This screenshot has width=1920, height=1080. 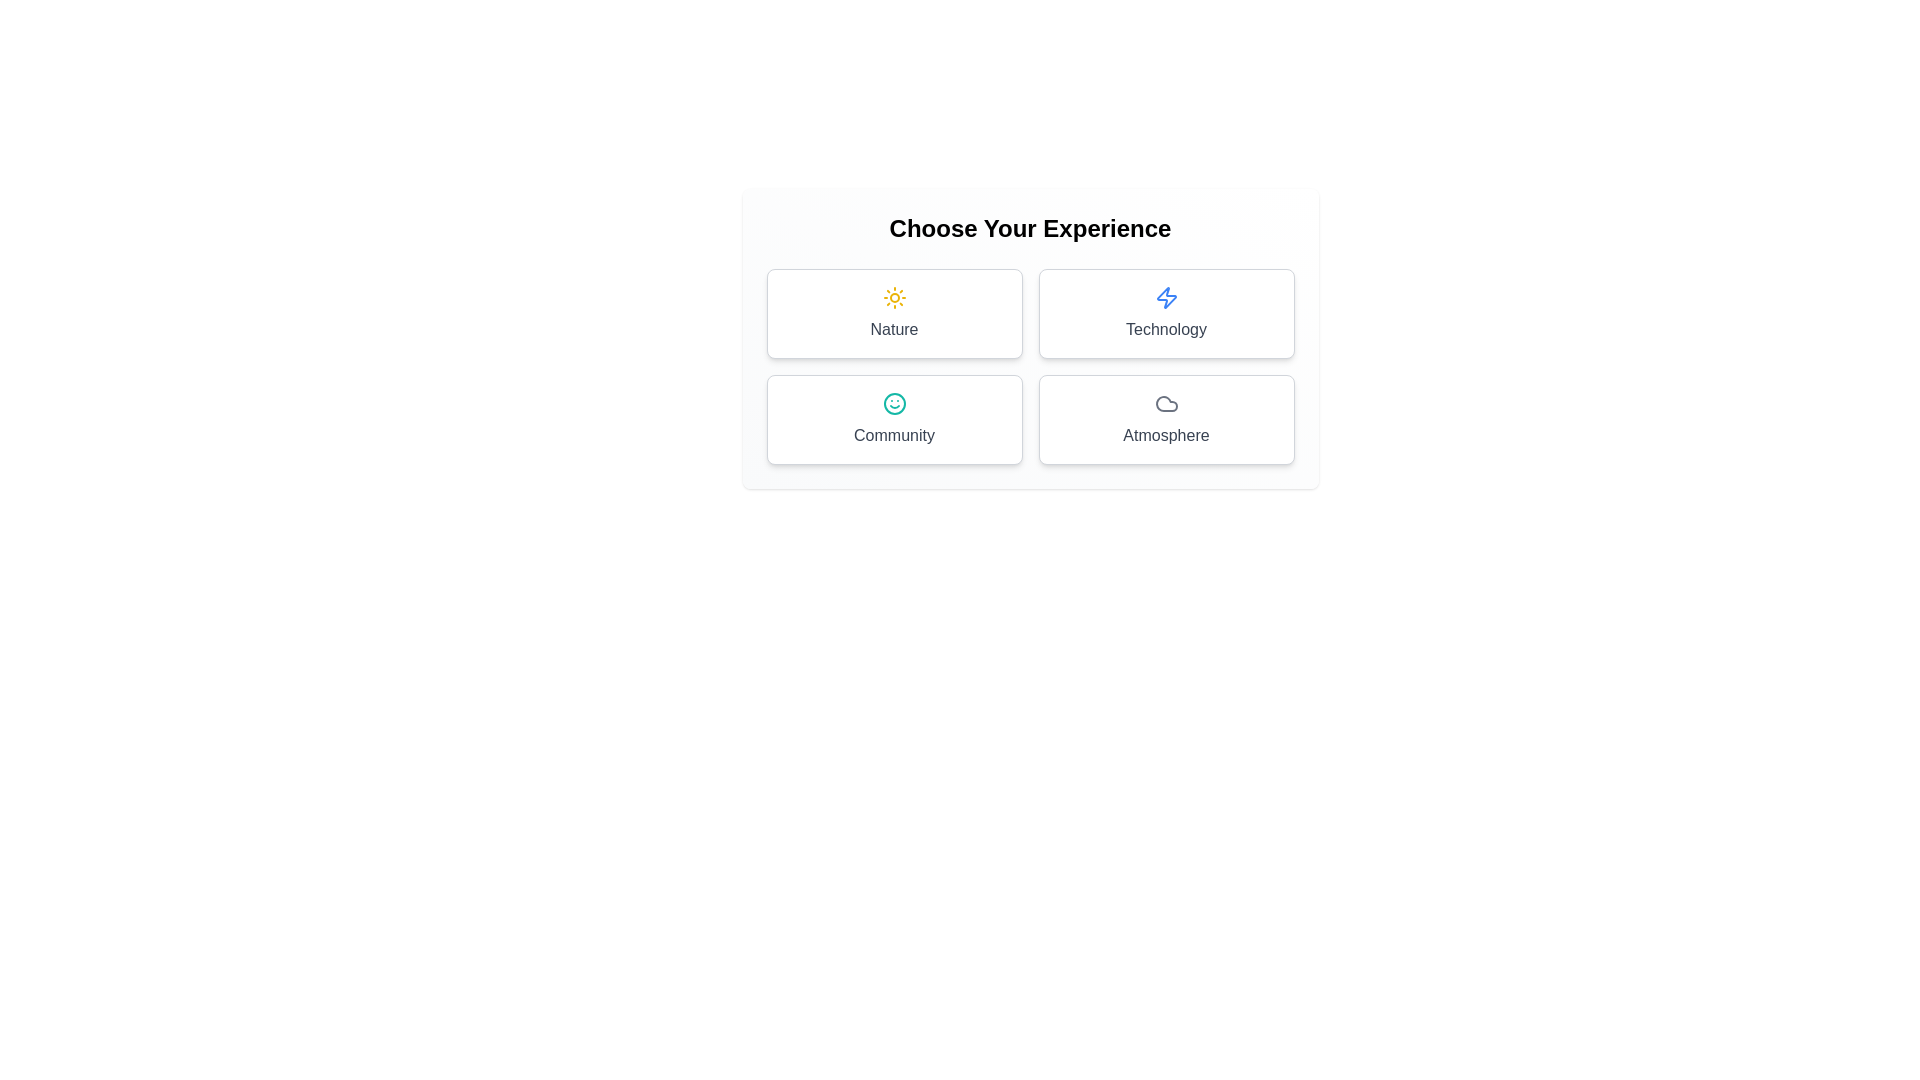 I want to click on the button representing the theme Atmosphere, so click(x=1166, y=419).